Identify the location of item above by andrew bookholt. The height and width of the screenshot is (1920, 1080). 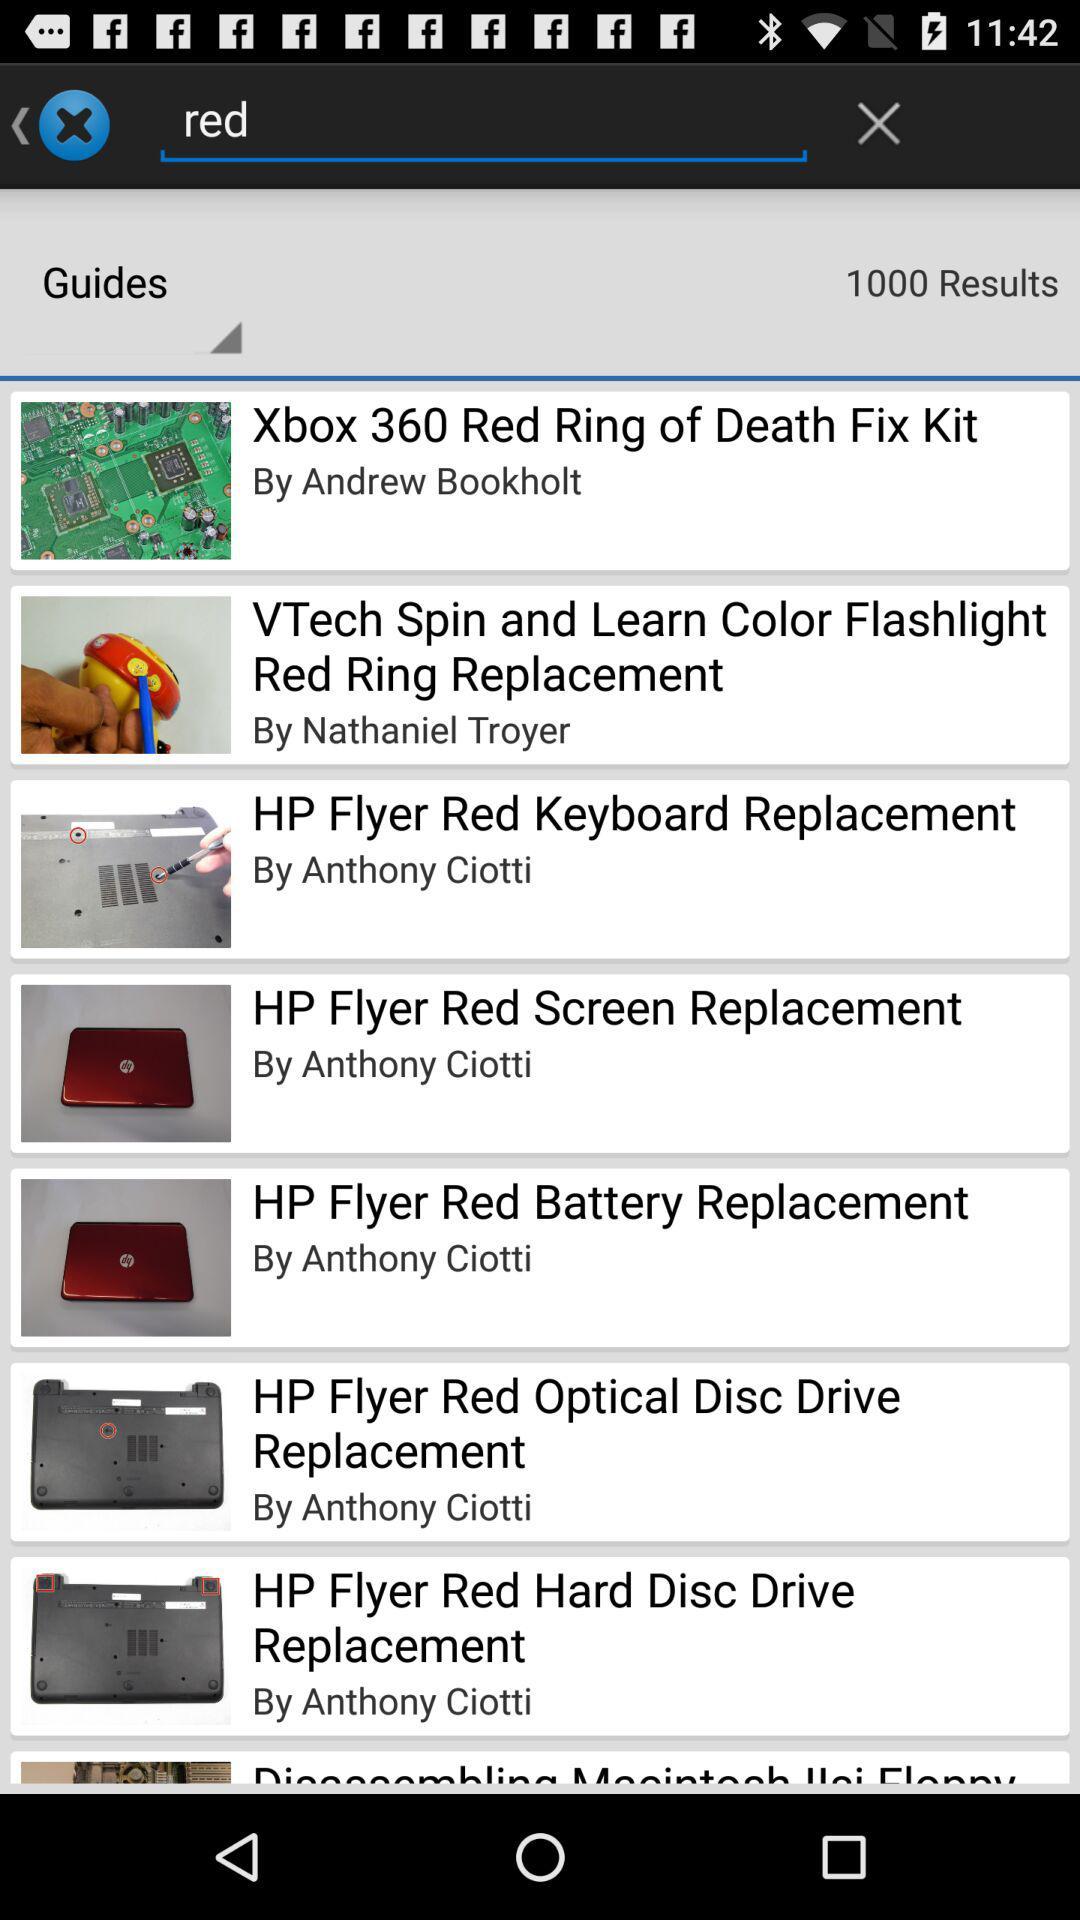
(614, 422).